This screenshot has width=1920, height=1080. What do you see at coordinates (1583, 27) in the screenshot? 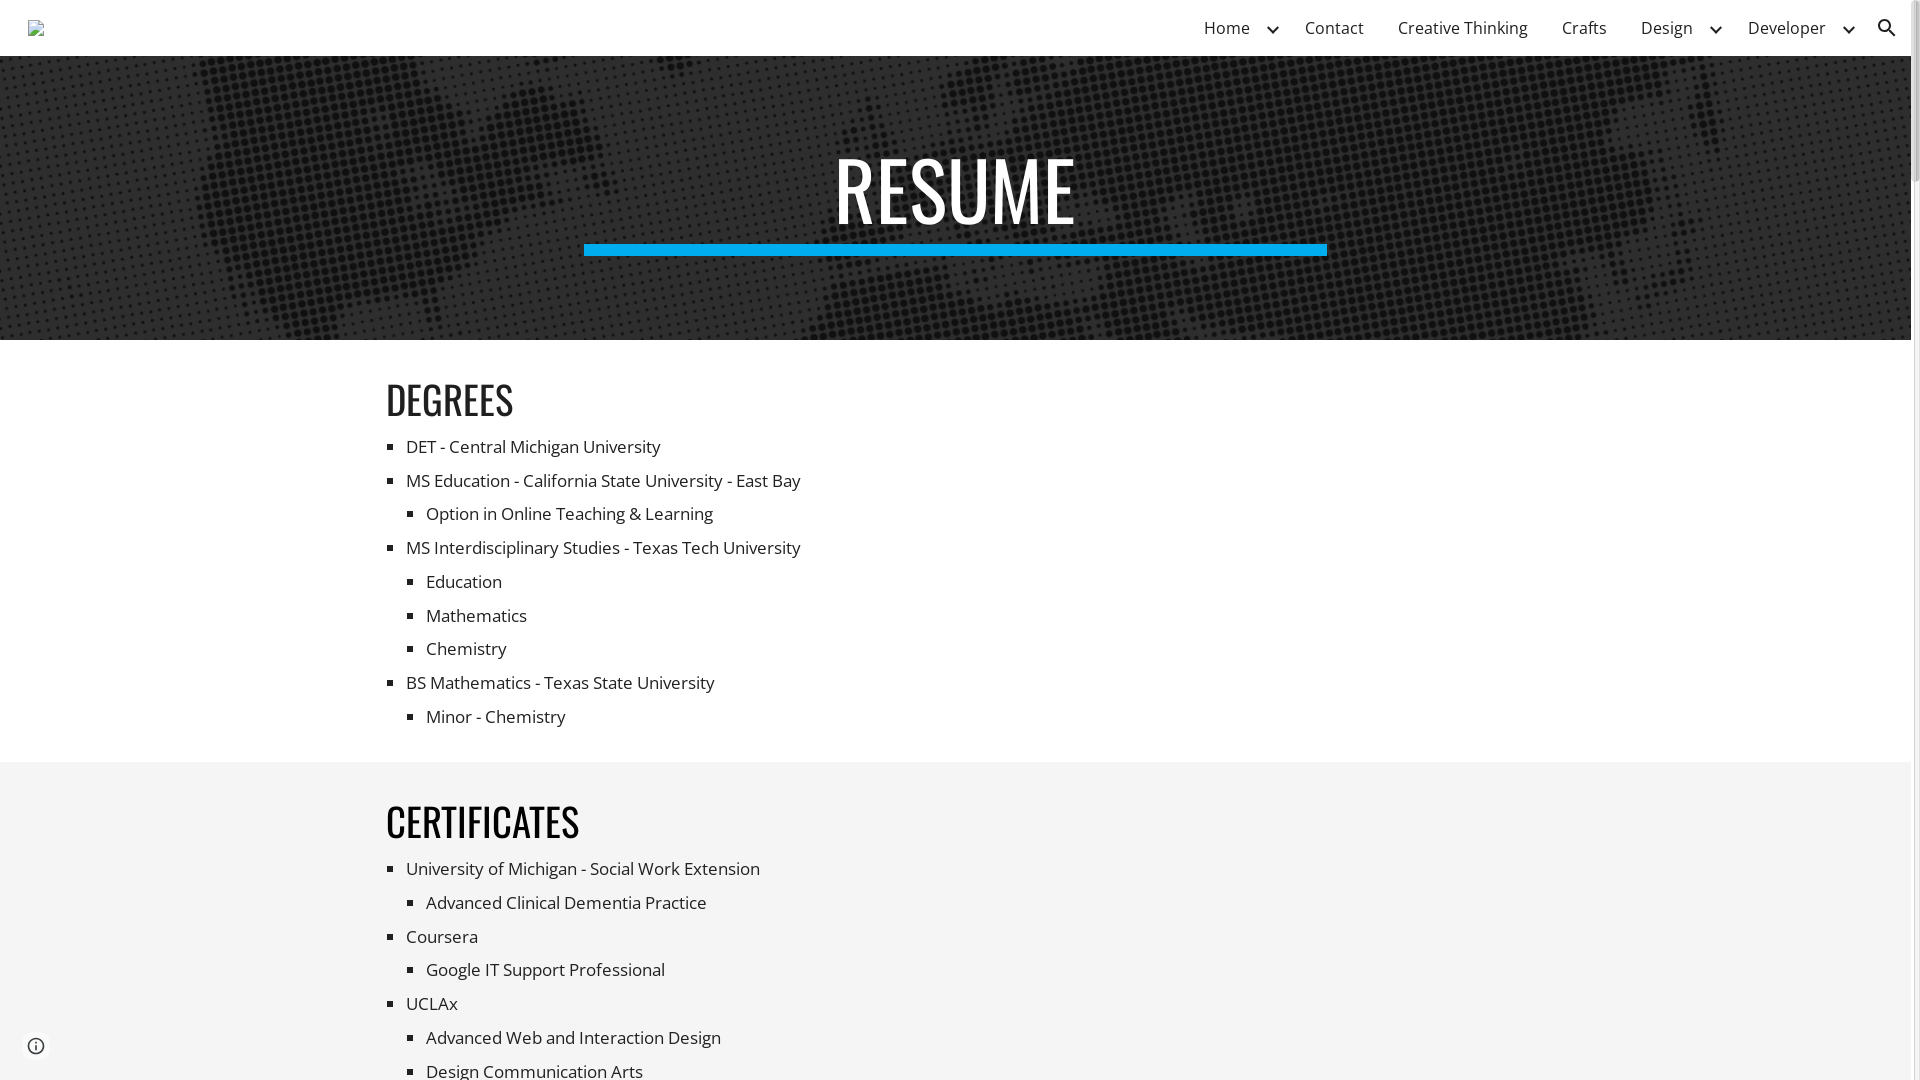
I see `'Crafts'` at bounding box center [1583, 27].